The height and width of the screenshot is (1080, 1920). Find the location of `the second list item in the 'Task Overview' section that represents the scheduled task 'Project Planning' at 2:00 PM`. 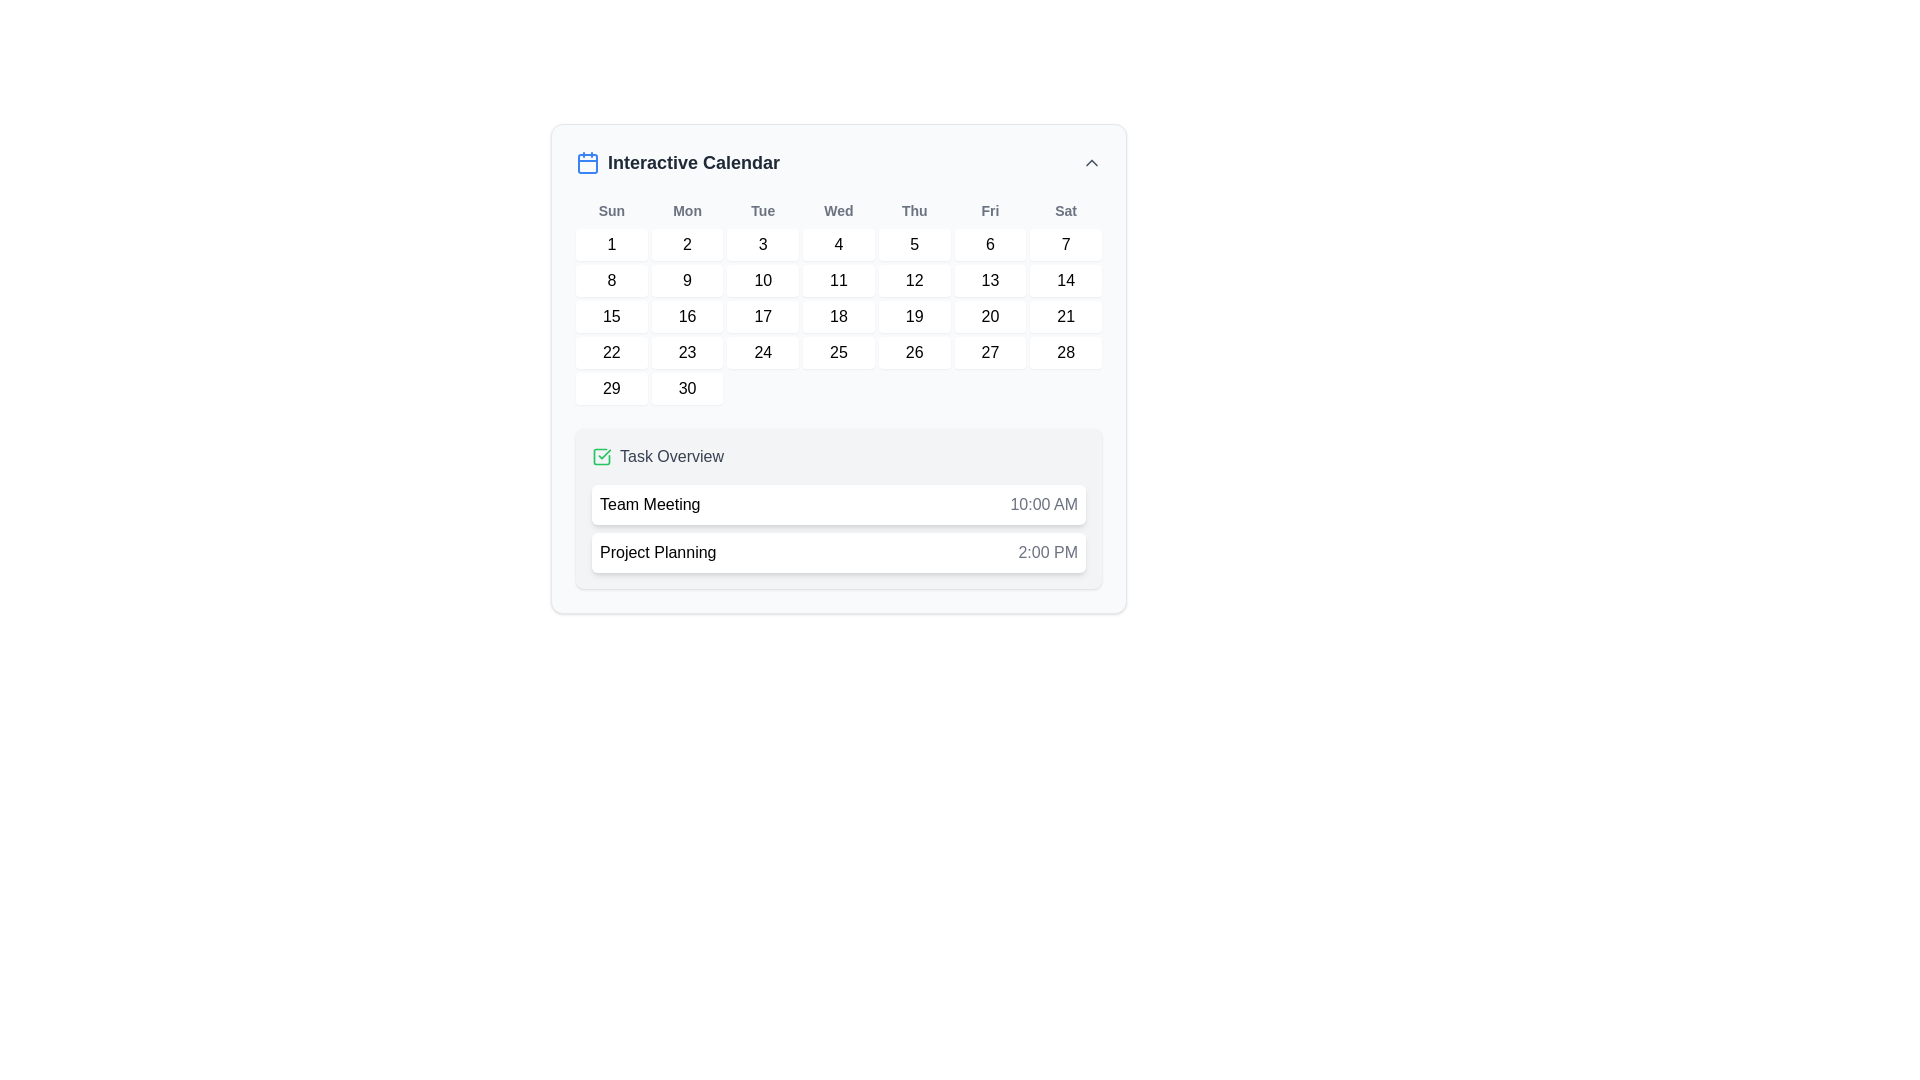

the second list item in the 'Task Overview' section that represents the scheduled task 'Project Planning' at 2:00 PM is located at coordinates (839, 552).